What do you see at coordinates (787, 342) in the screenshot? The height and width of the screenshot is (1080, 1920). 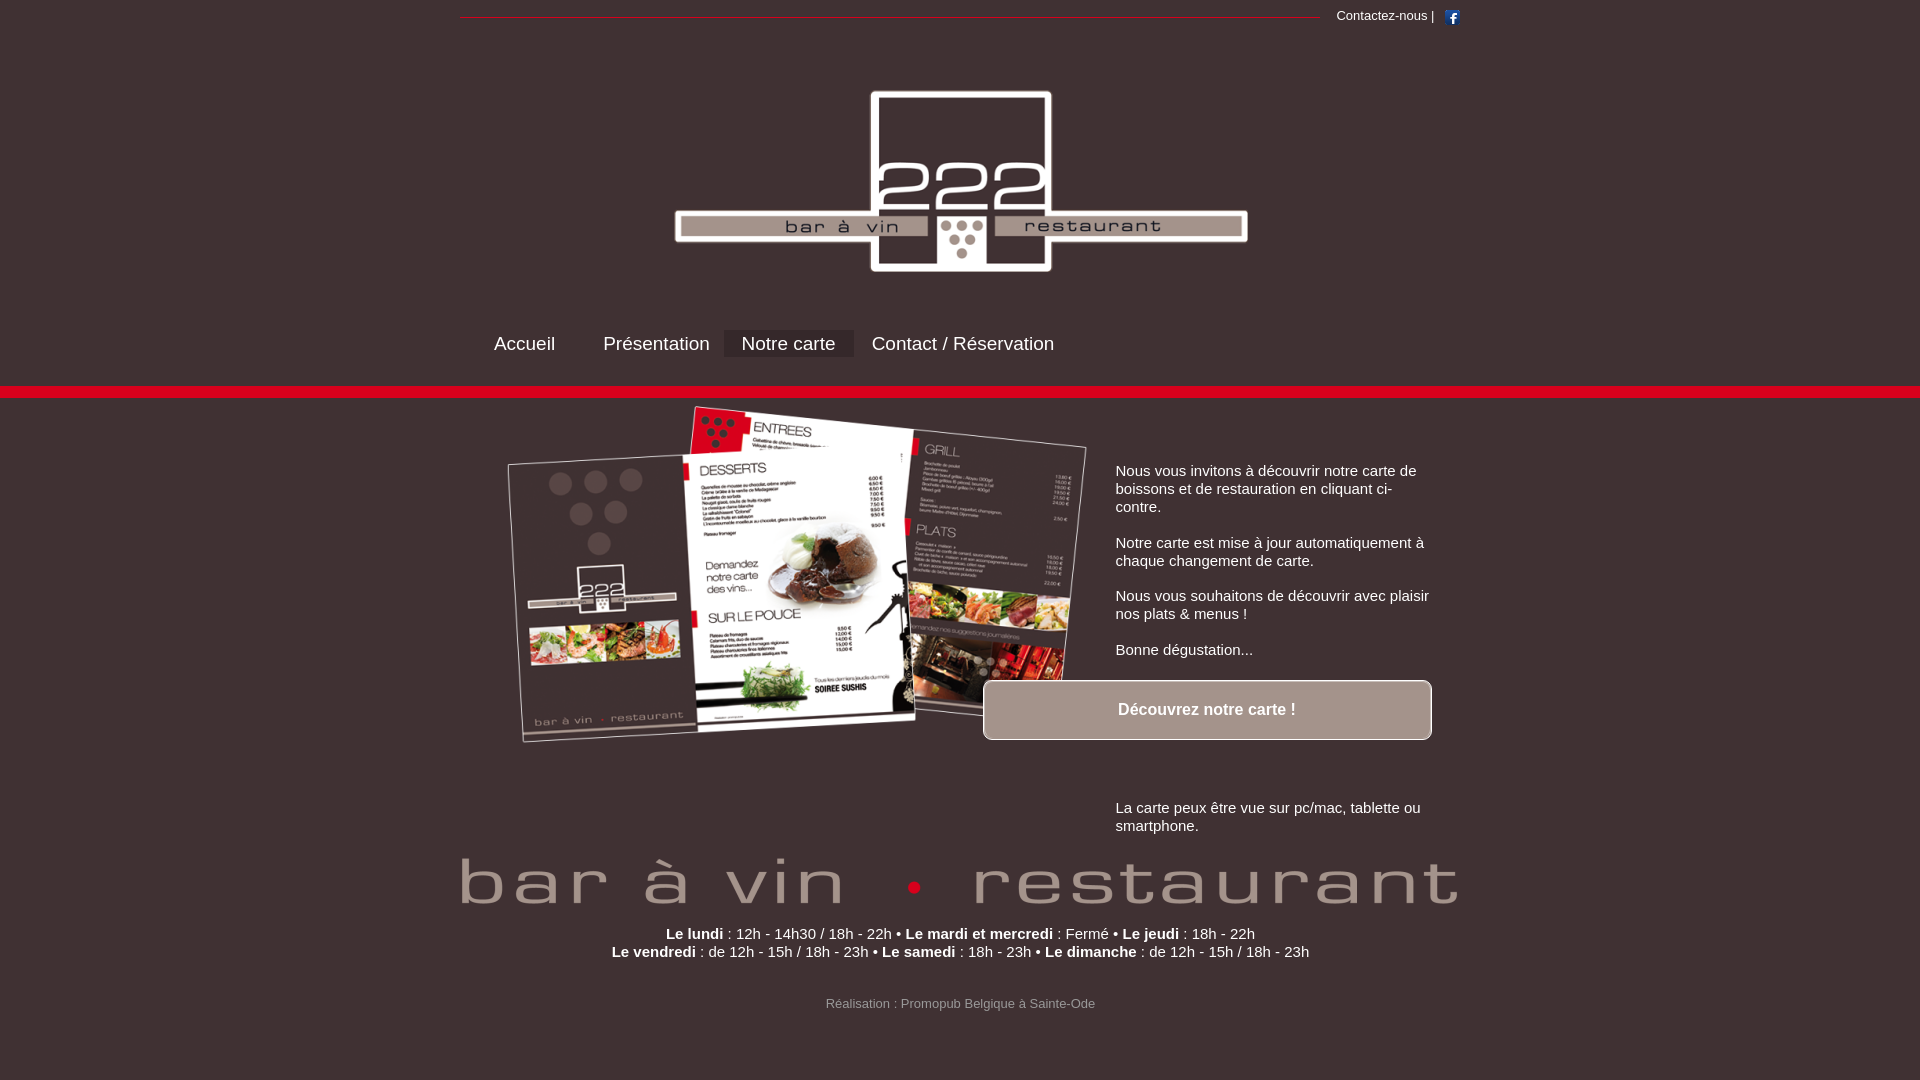 I see `'Notre carte'` at bounding box center [787, 342].